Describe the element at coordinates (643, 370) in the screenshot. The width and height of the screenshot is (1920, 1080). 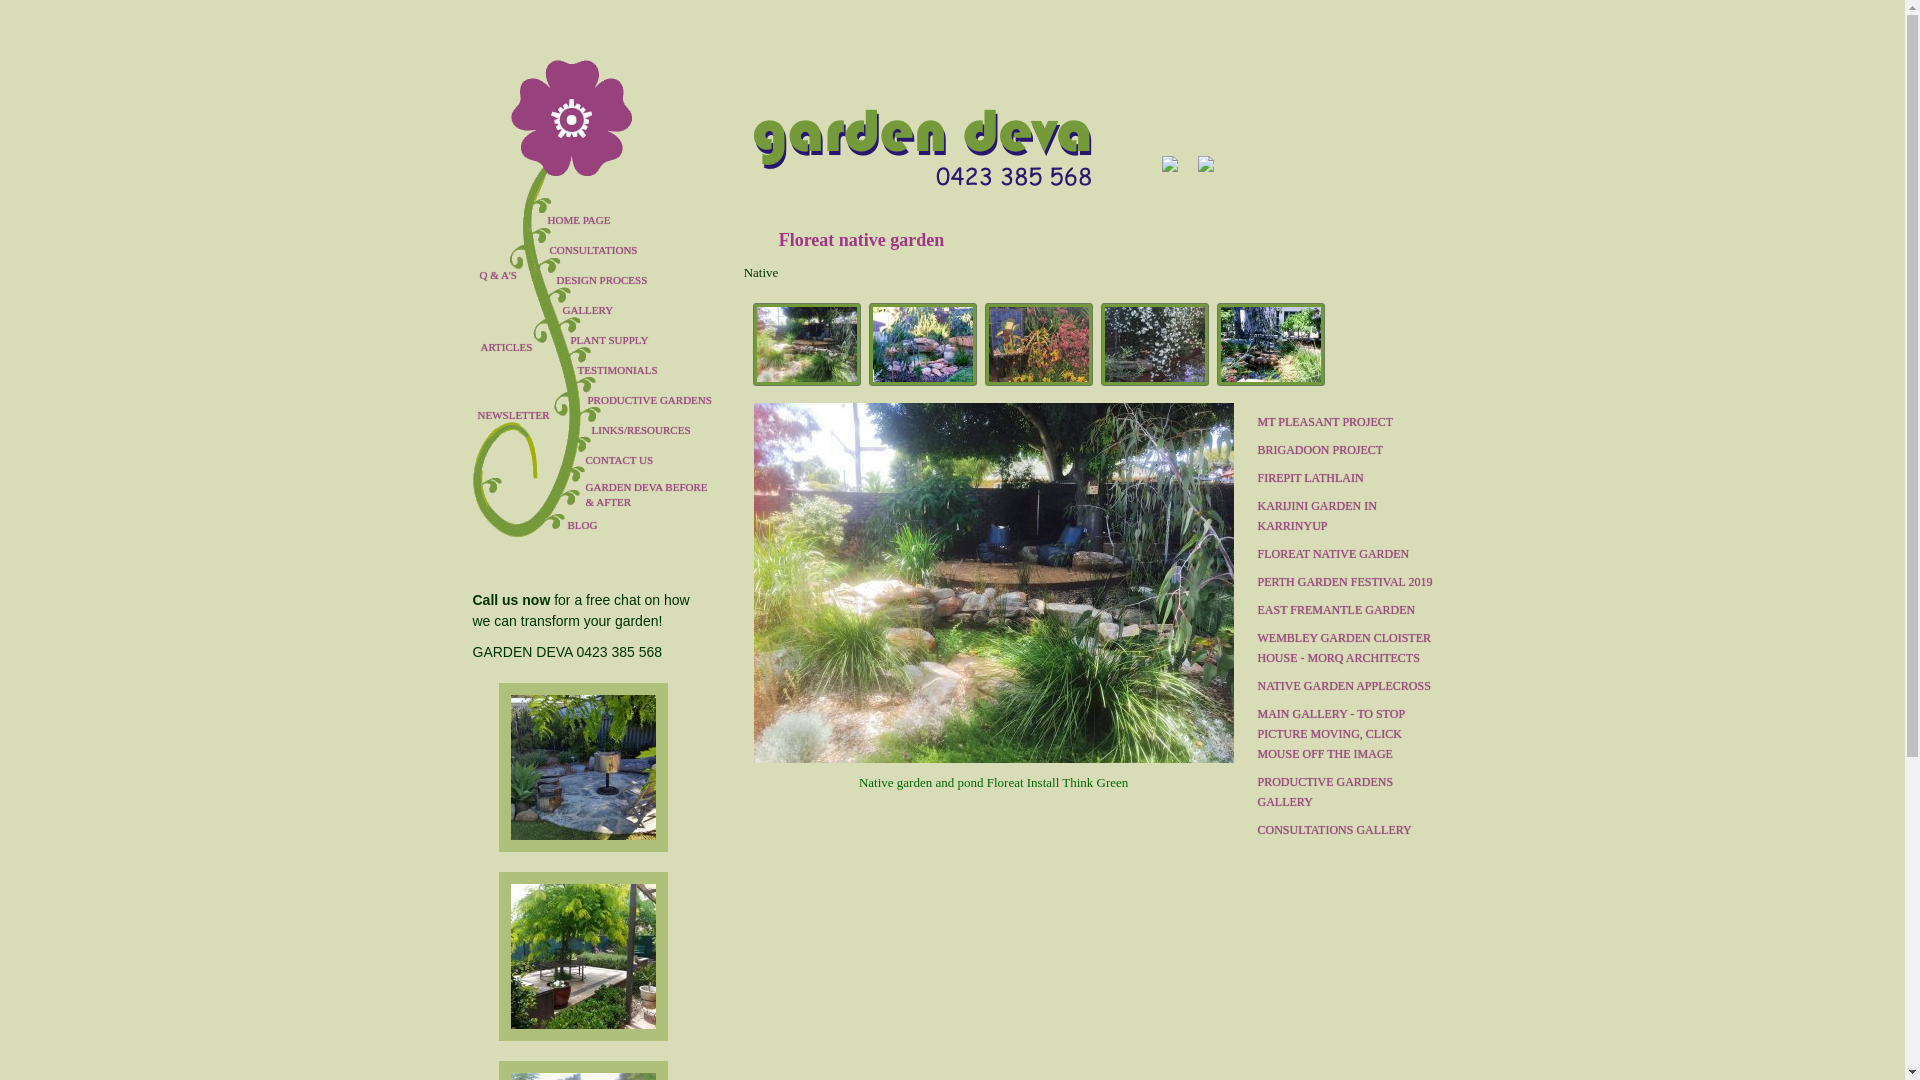
I see `'TESTIMONIALS'` at that location.